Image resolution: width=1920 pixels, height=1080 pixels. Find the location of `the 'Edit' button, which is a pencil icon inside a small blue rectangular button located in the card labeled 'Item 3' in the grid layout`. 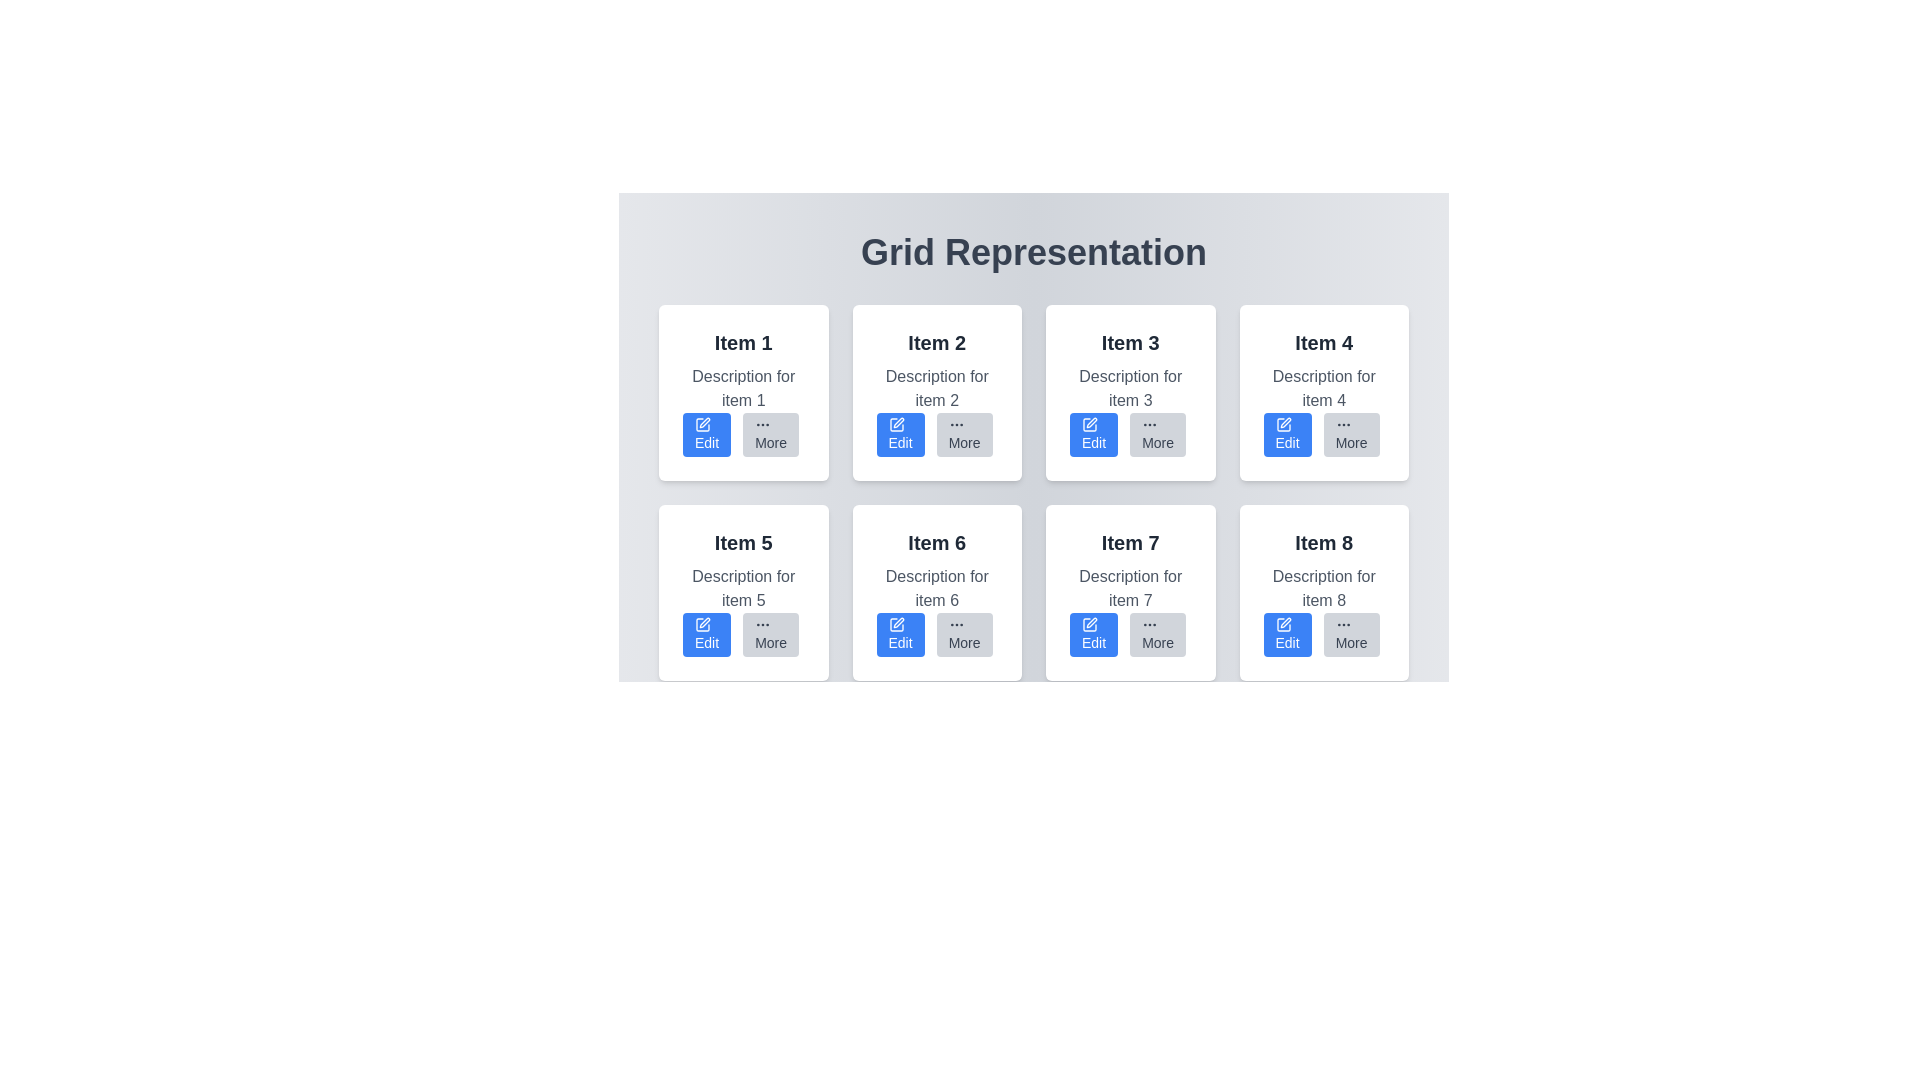

the 'Edit' button, which is a pencil icon inside a small blue rectangular button located in the card labeled 'Item 3' in the grid layout is located at coordinates (1090, 422).